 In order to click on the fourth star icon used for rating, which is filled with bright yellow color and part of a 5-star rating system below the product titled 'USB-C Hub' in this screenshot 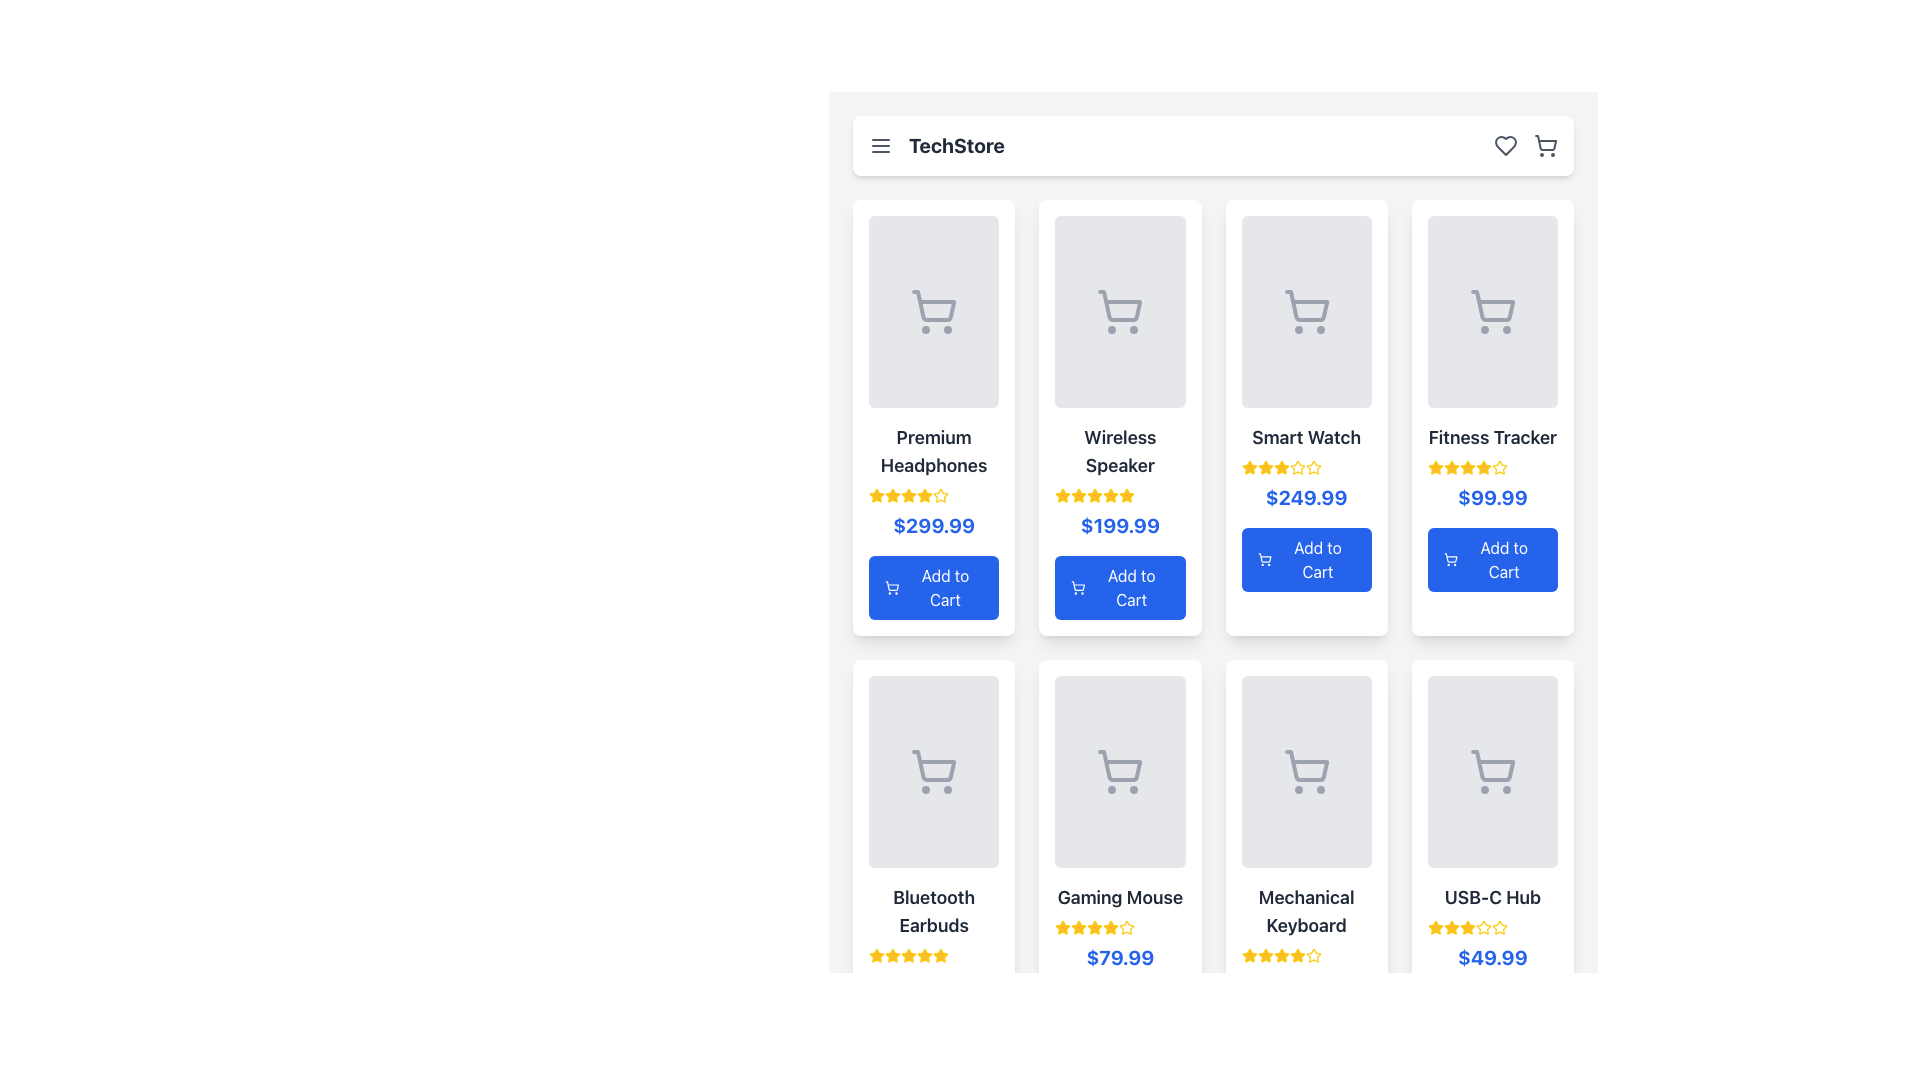, I will do `click(1483, 927)`.